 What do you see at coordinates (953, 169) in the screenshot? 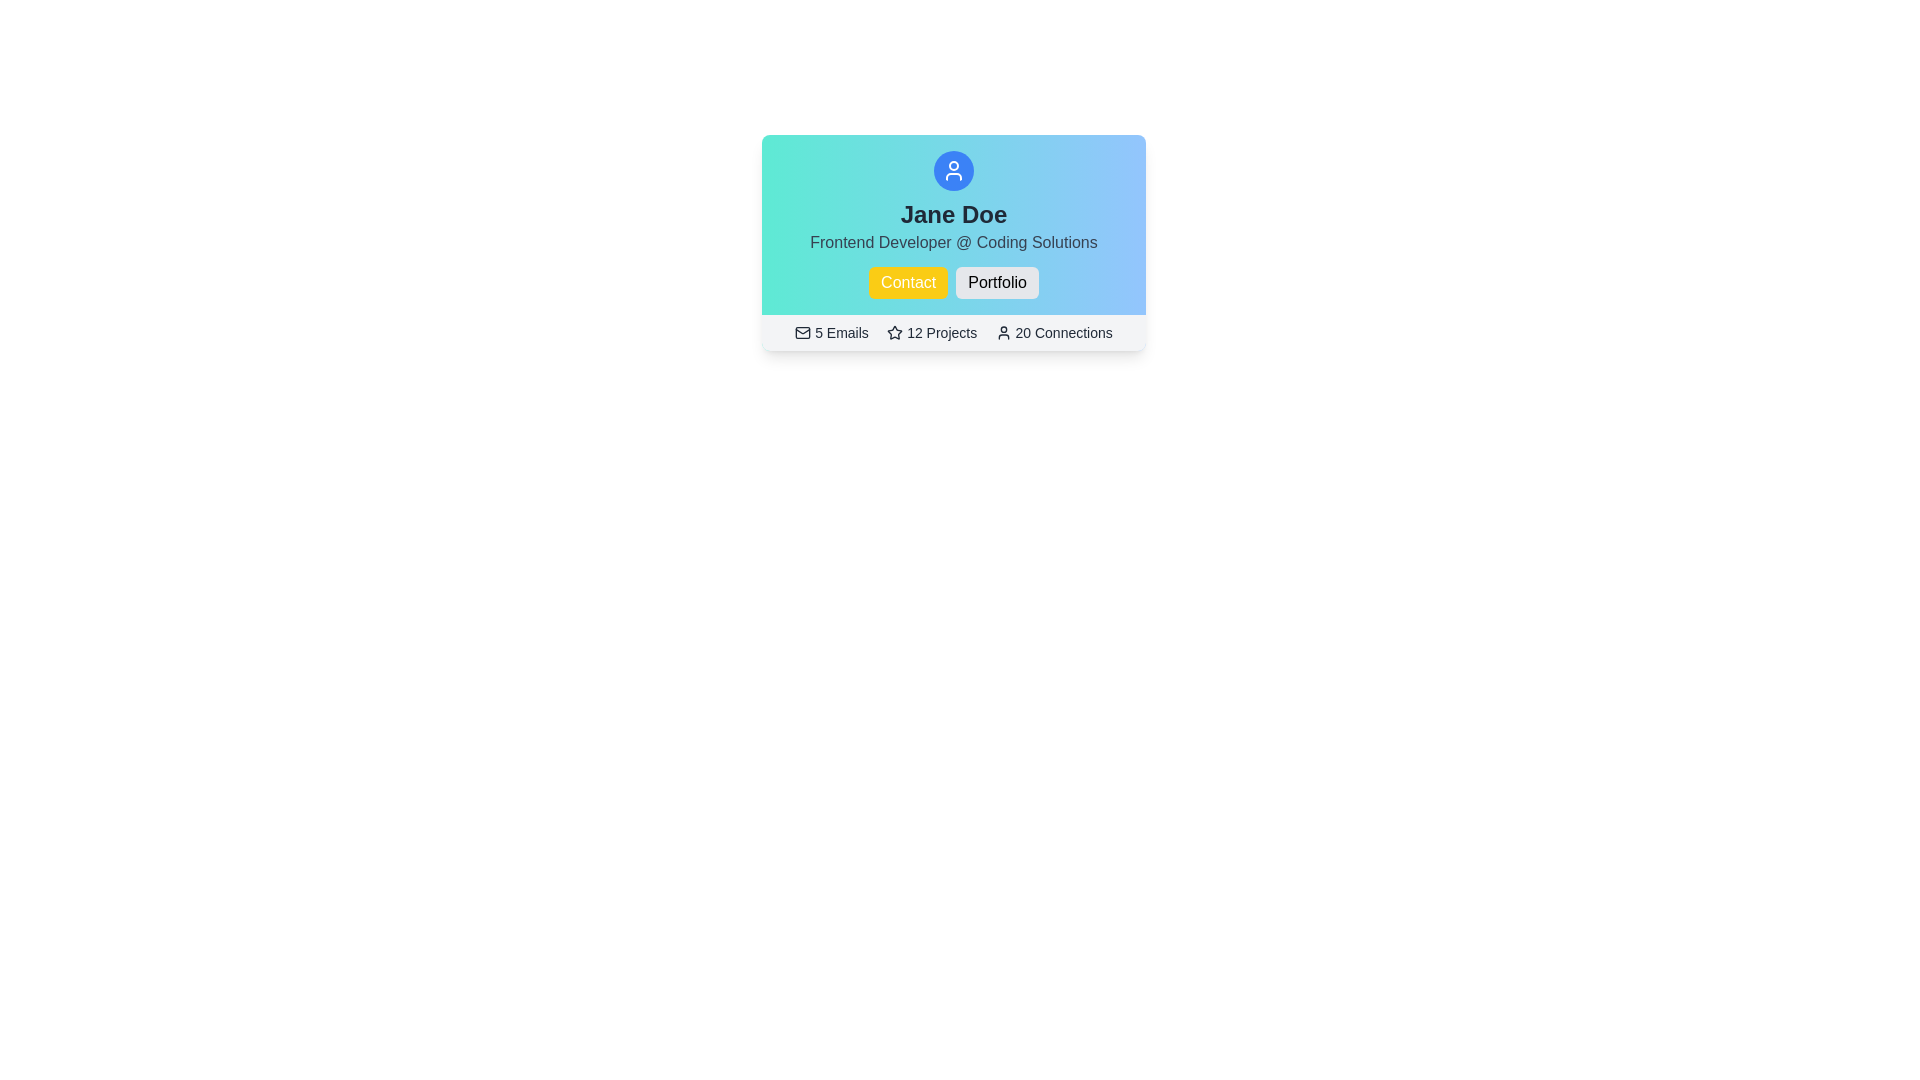
I see `the Avatar icon above the text 'Jane Doe' to perform dynamic actions` at bounding box center [953, 169].